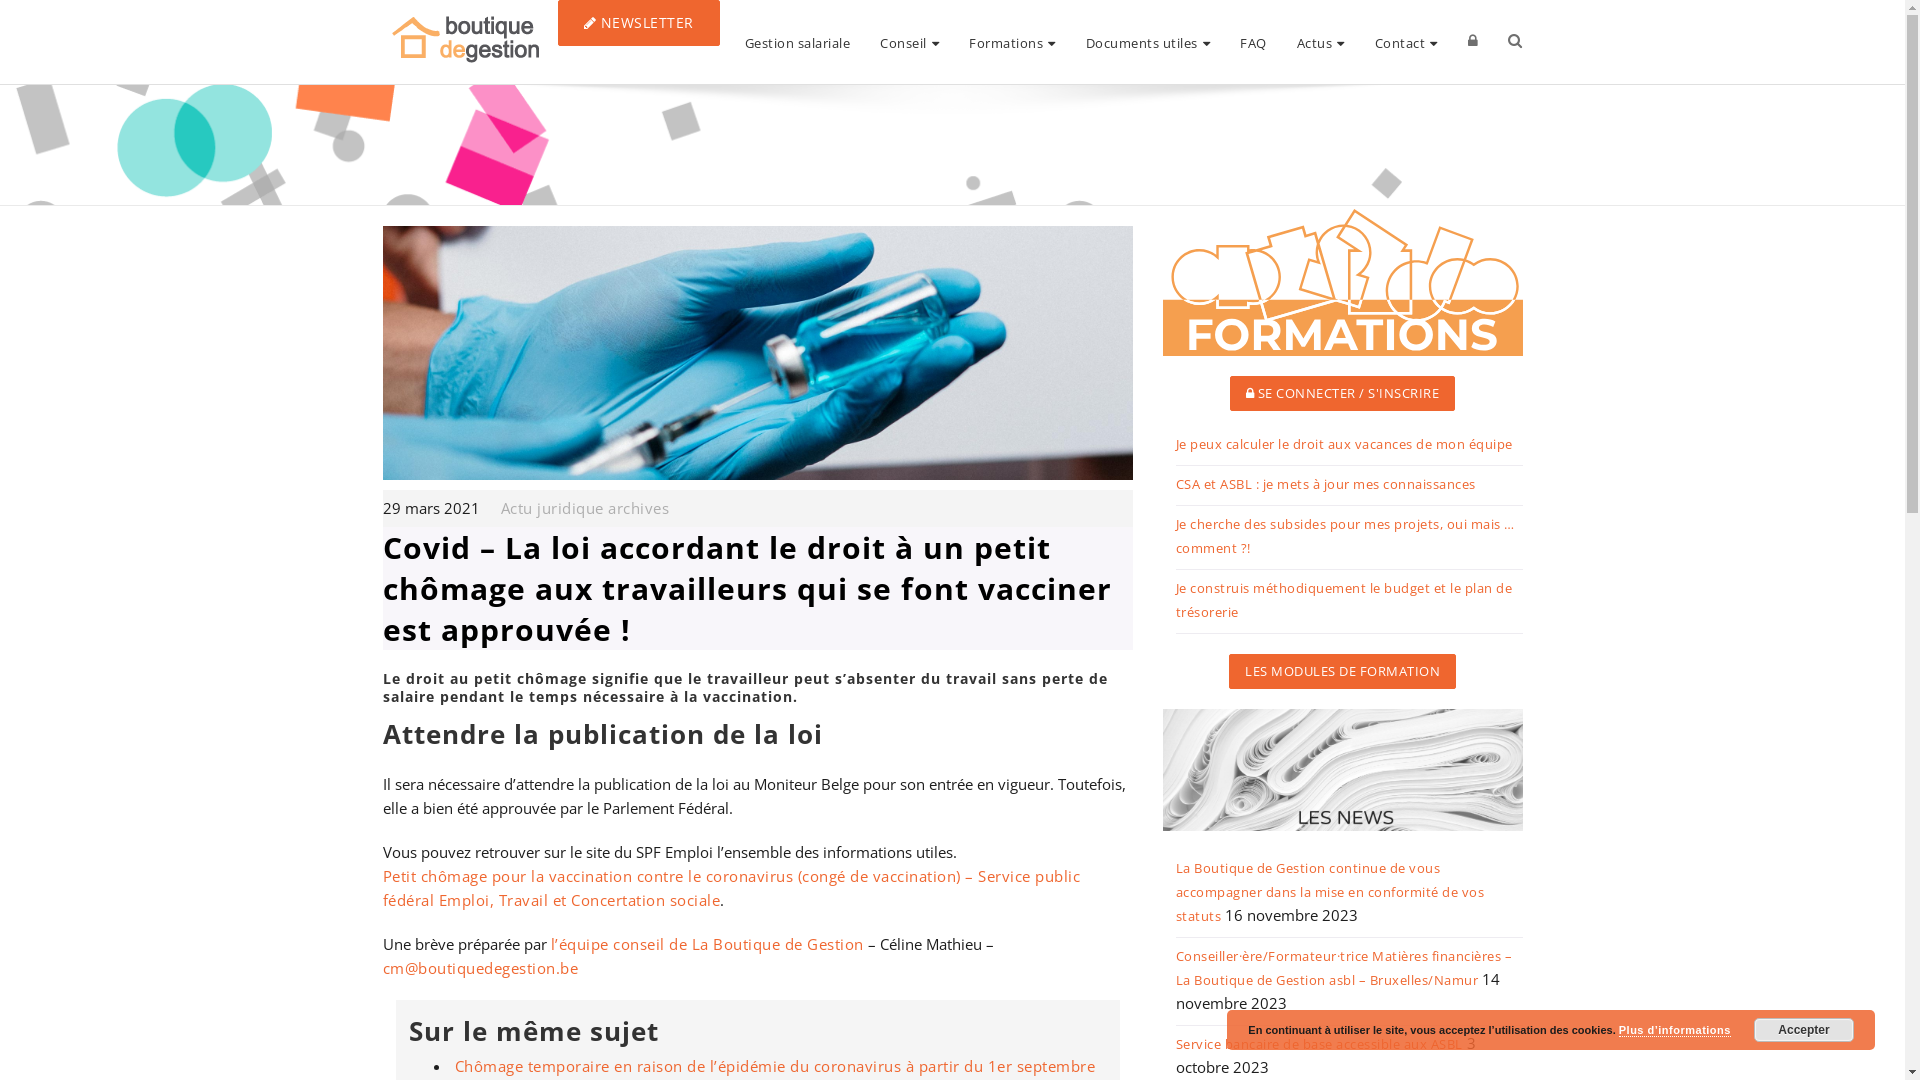 The height and width of the screenshot is (1080, 1920). I want to click on 'cm@boutiquedegestion.be', so click(480, 967).